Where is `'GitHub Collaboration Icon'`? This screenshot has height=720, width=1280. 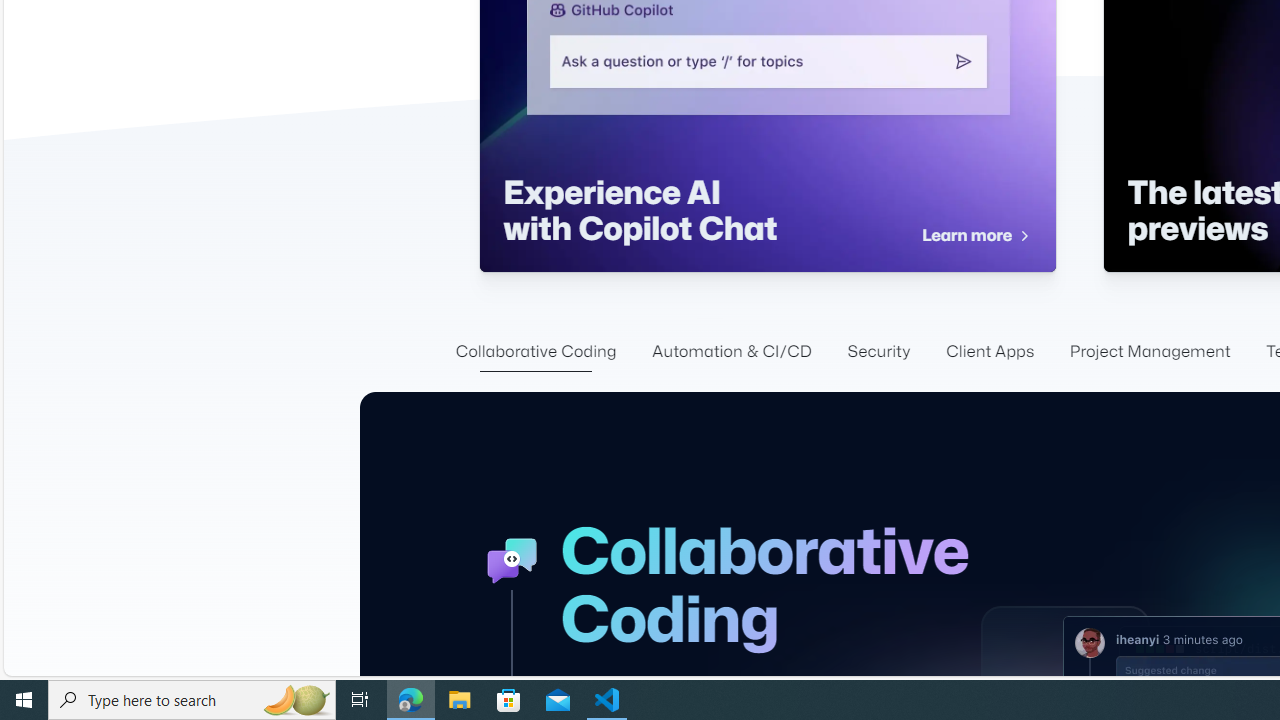
'GitHub Collaboration Icon' is located at coordinates (512, 561).